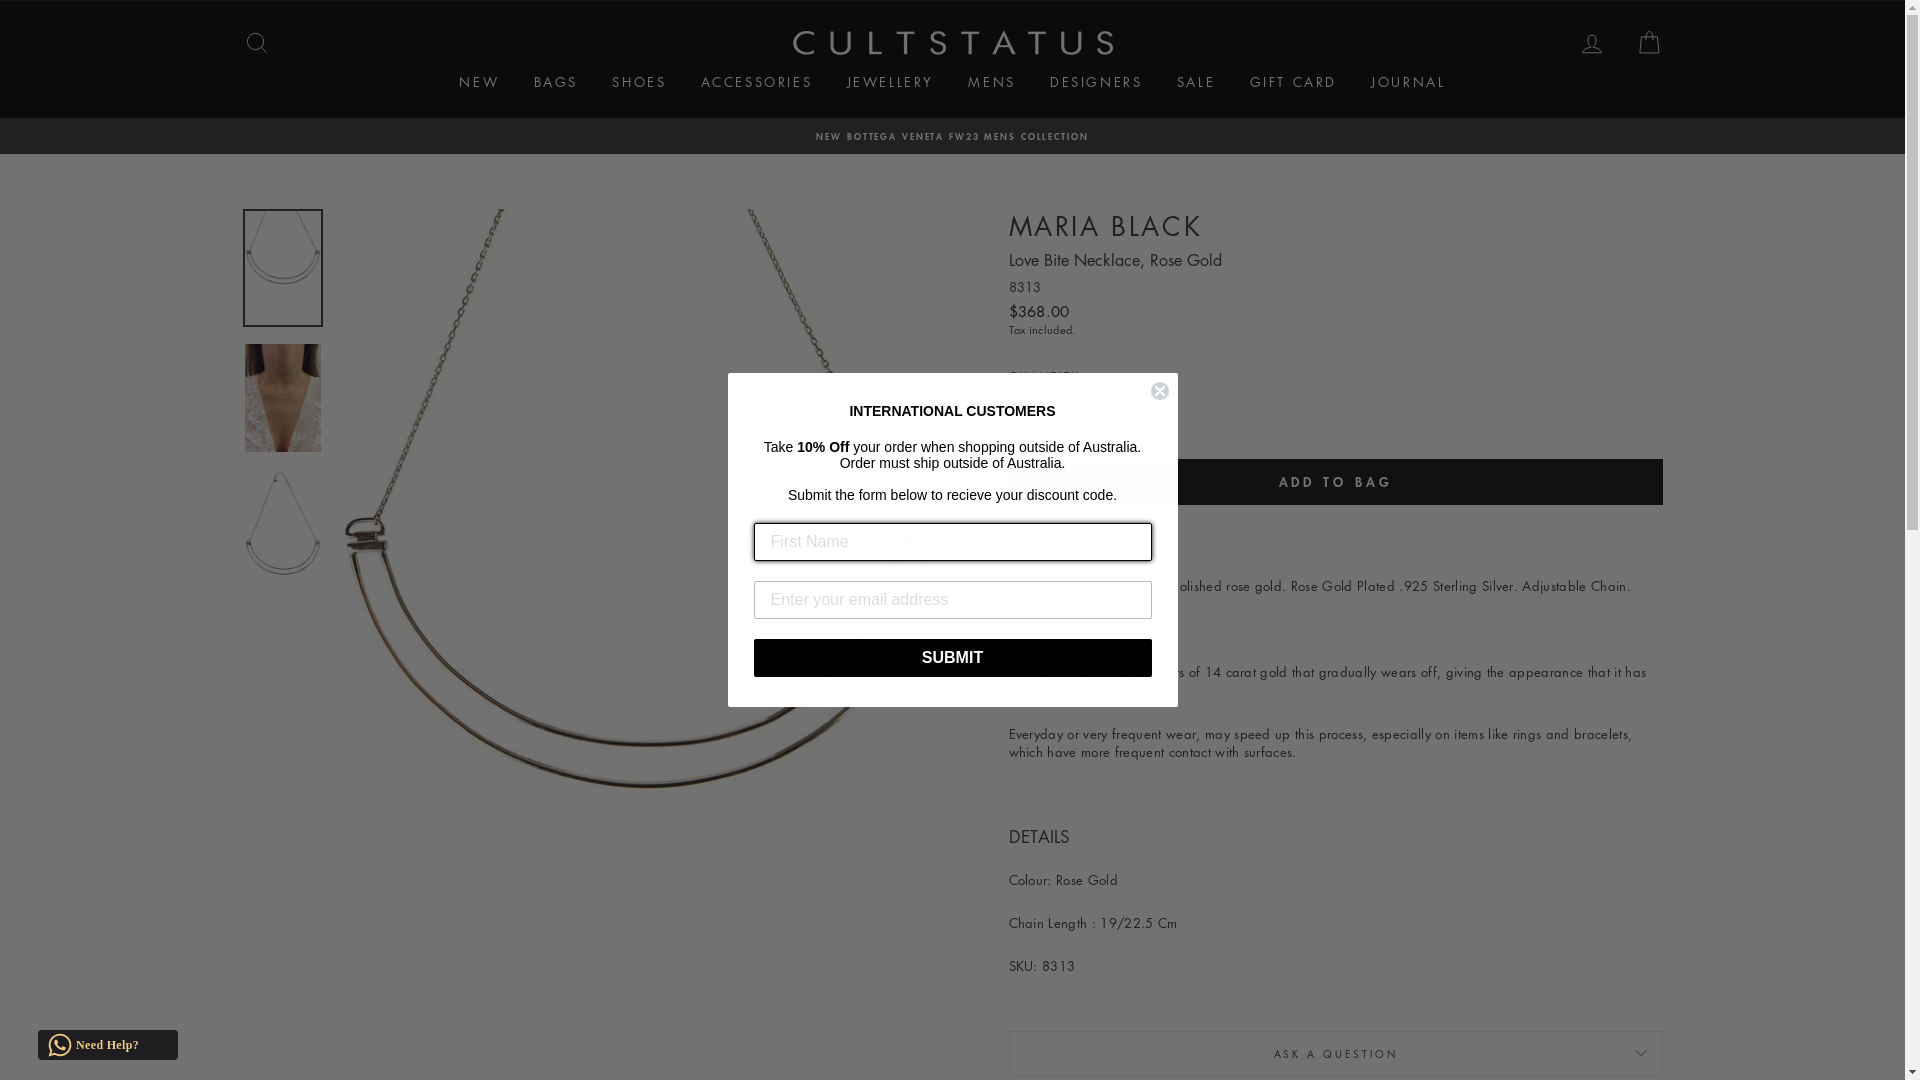 The width and height of the screenshot is (1920, 1080). I want to click on 'CART', so click(1647, 43).